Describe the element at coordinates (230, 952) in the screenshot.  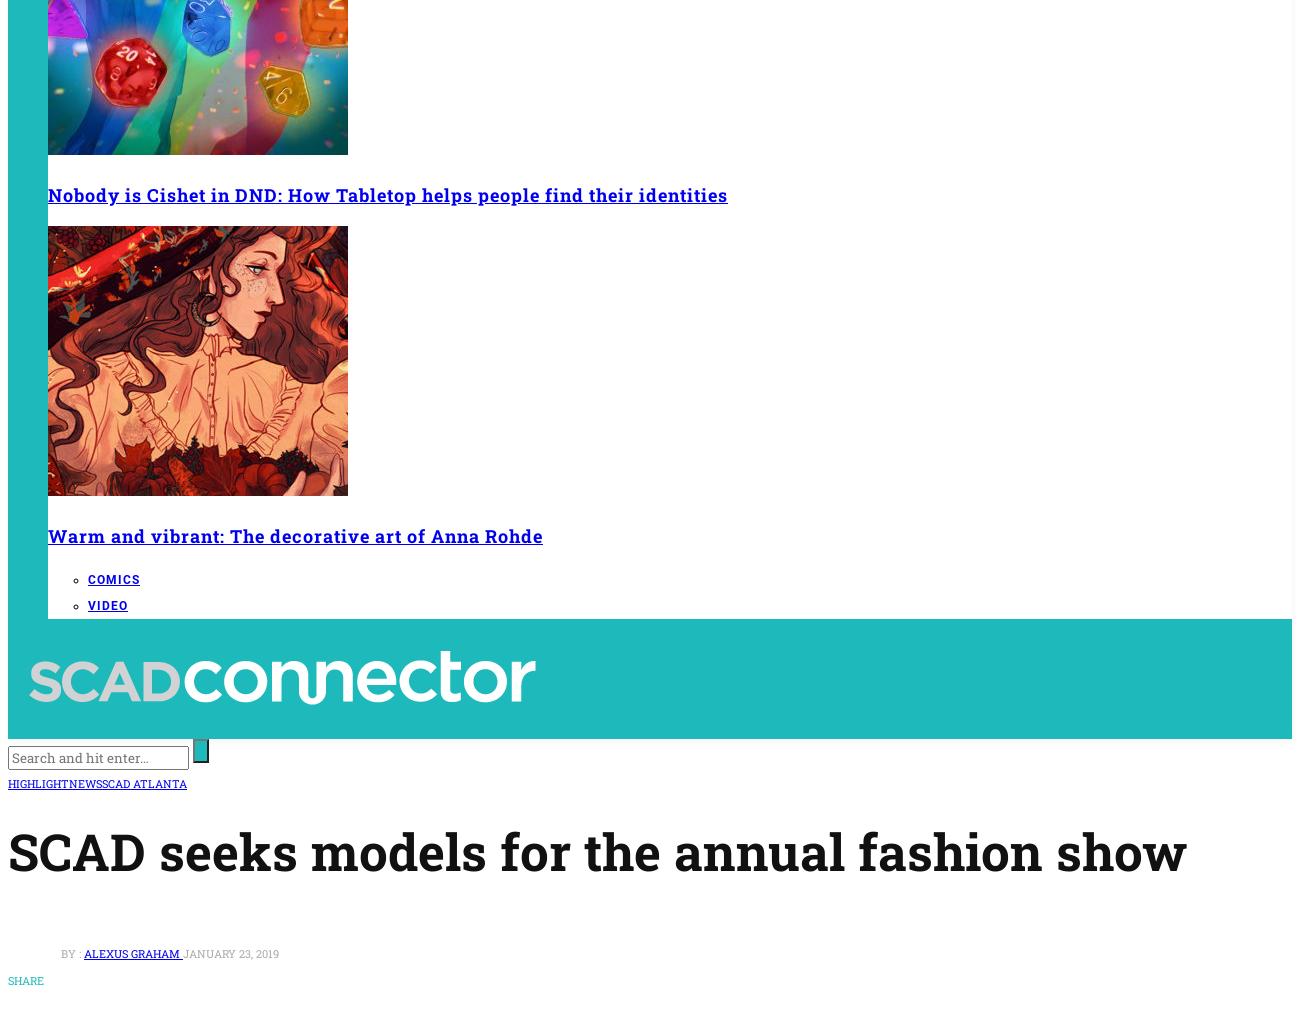
I see `'January 23, 2019'` at that location.